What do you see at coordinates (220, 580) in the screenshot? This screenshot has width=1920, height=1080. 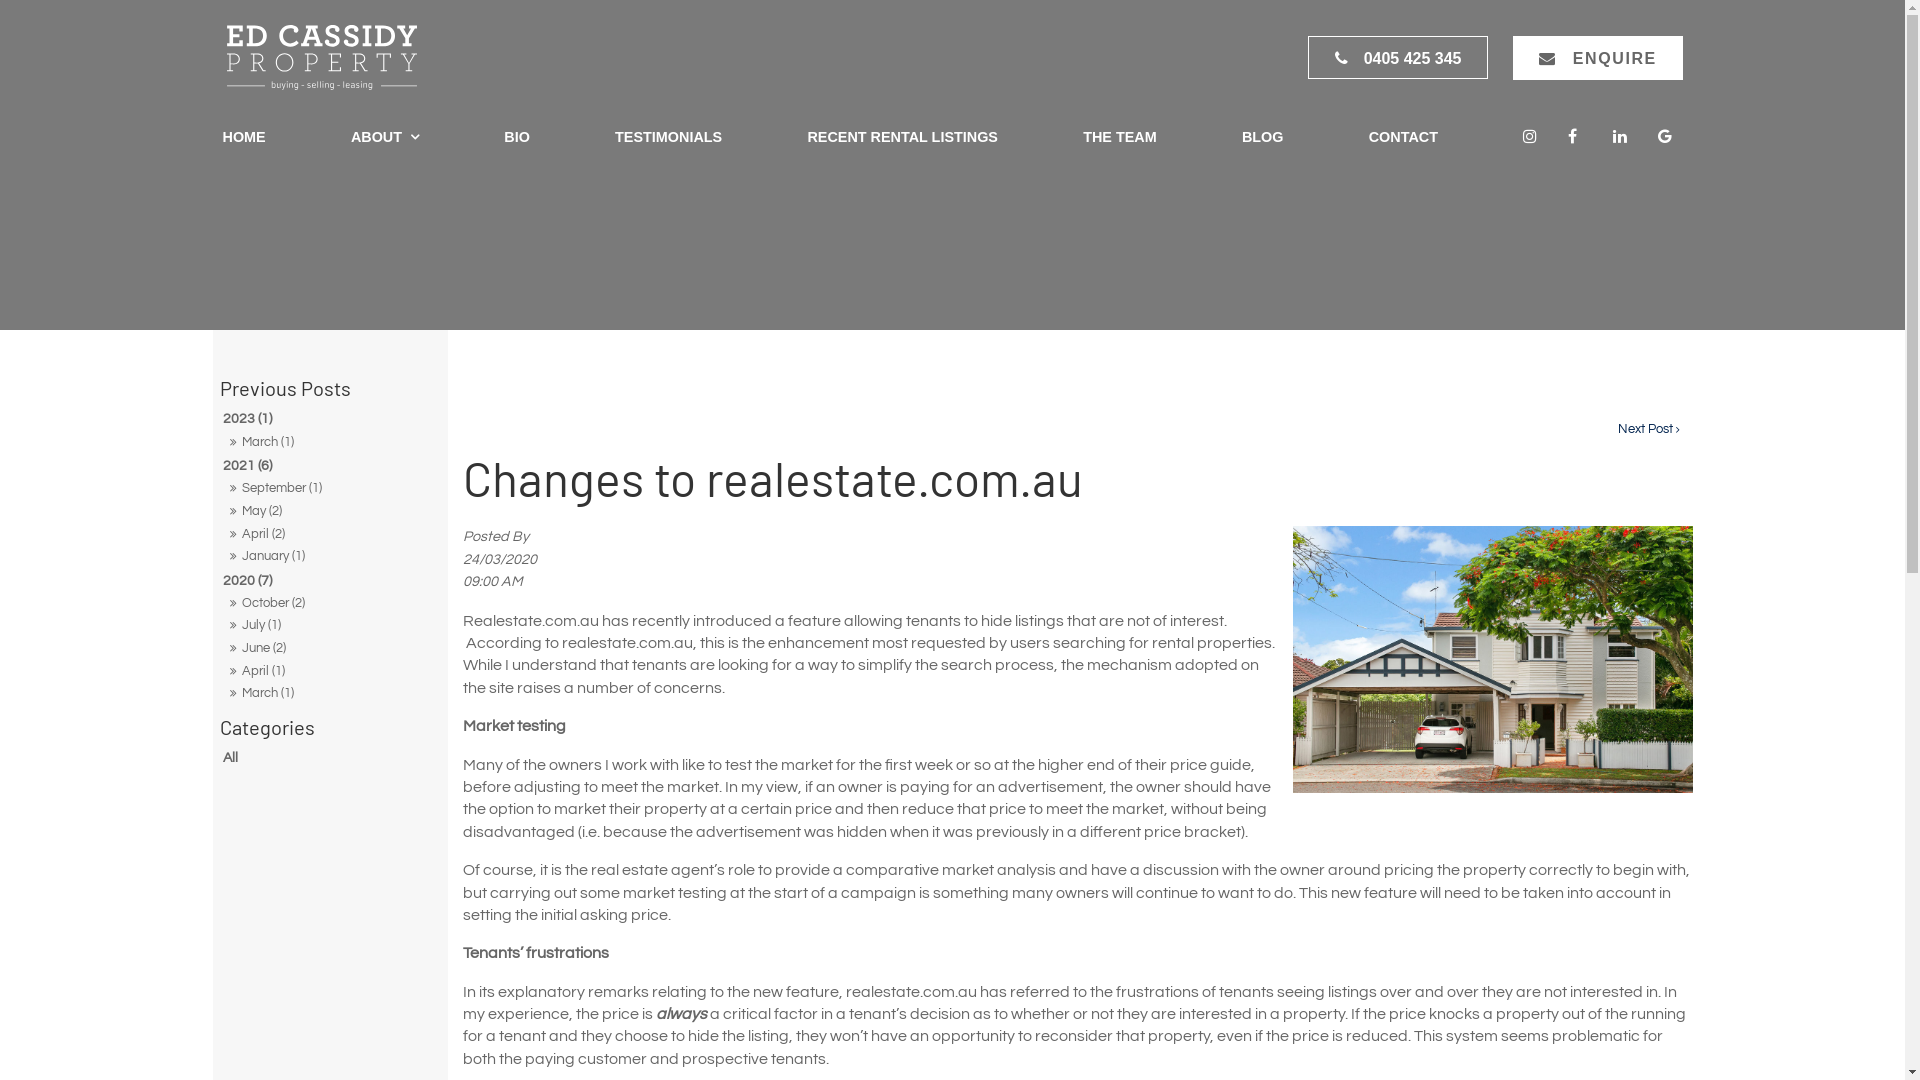 I see `'2020 (7)'` at bounding box center [220, 580].